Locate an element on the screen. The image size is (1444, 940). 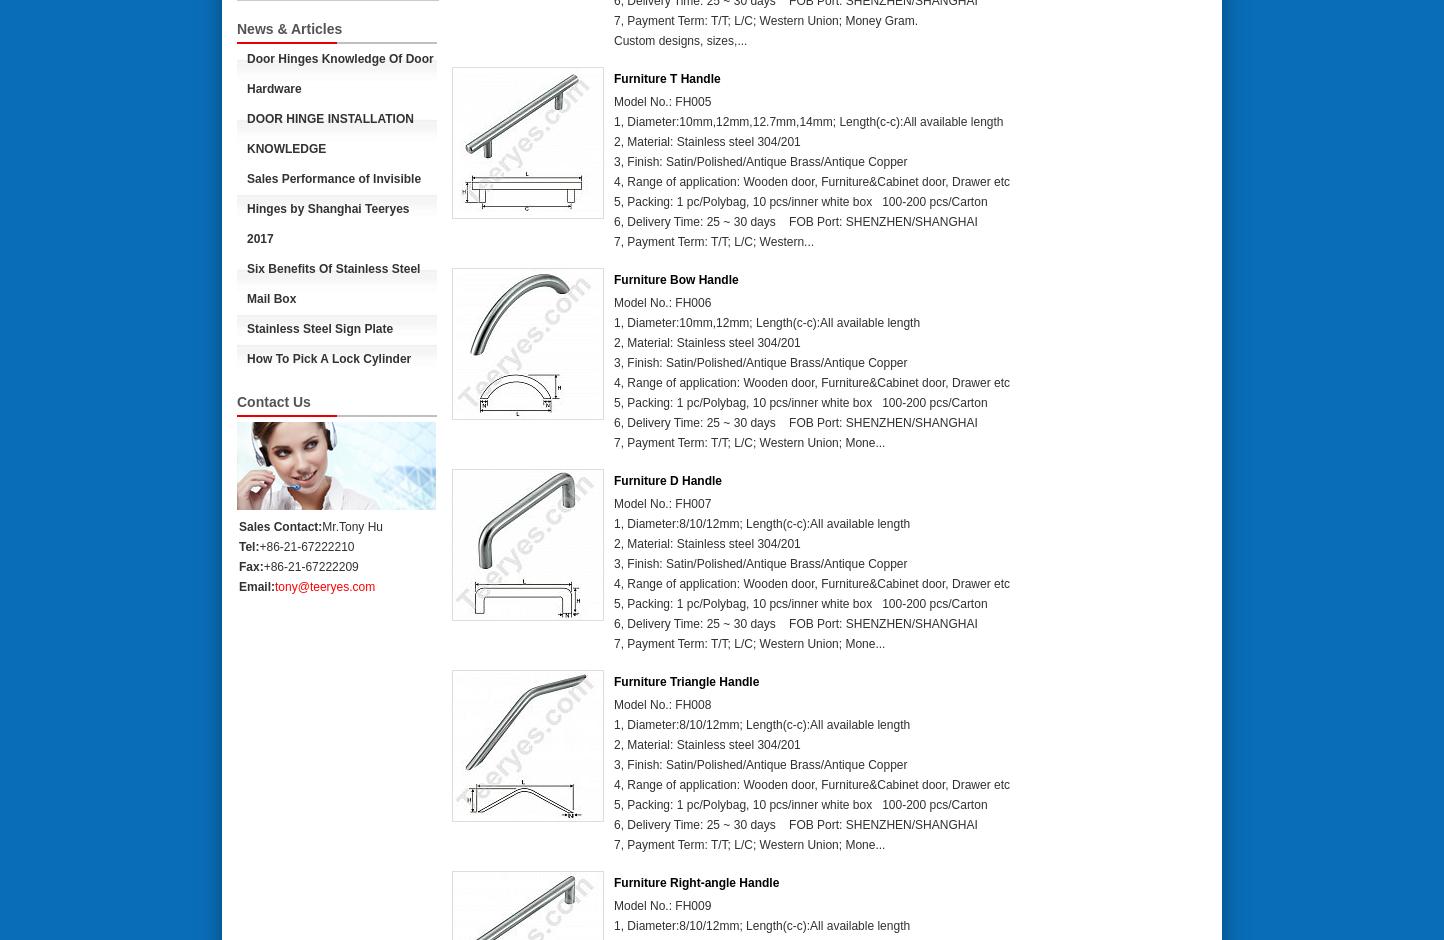
'Fax:' is located at coordinates (250, 567).